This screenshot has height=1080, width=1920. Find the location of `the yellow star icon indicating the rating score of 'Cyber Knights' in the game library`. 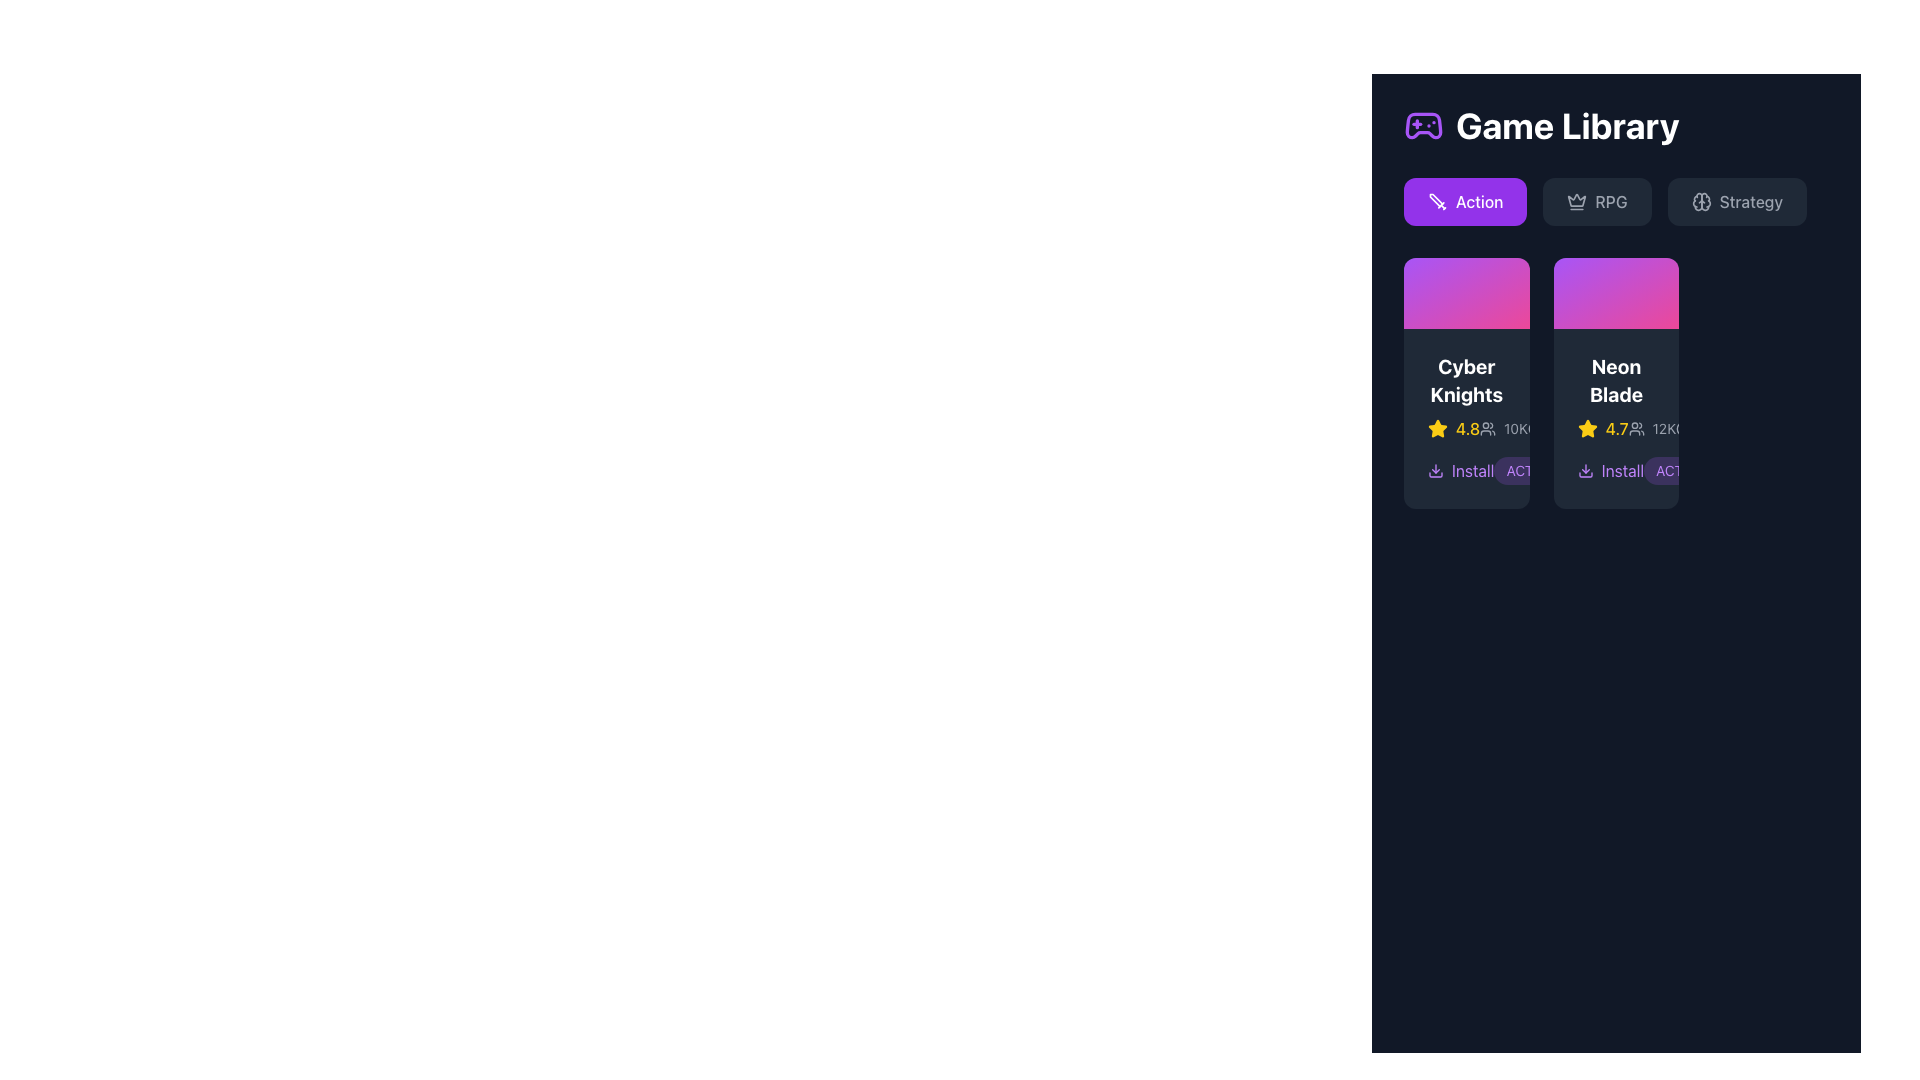

the yellow star icon indicating the rating score of 'Cyber Knights' in the game library is located at coordinates (1437, 427).